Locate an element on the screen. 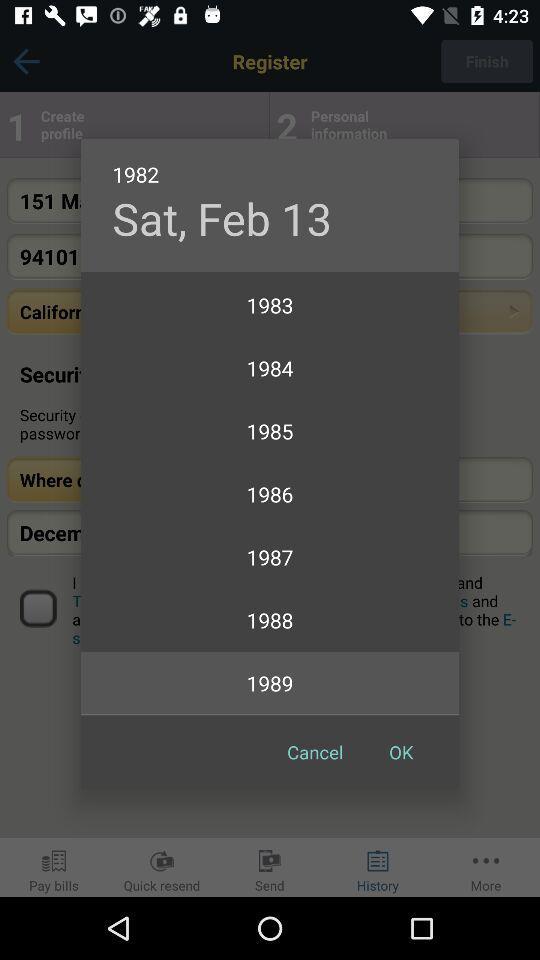 This screenshot has width=540, height=960. the item below 1990 is located at coordinates (315, 751).